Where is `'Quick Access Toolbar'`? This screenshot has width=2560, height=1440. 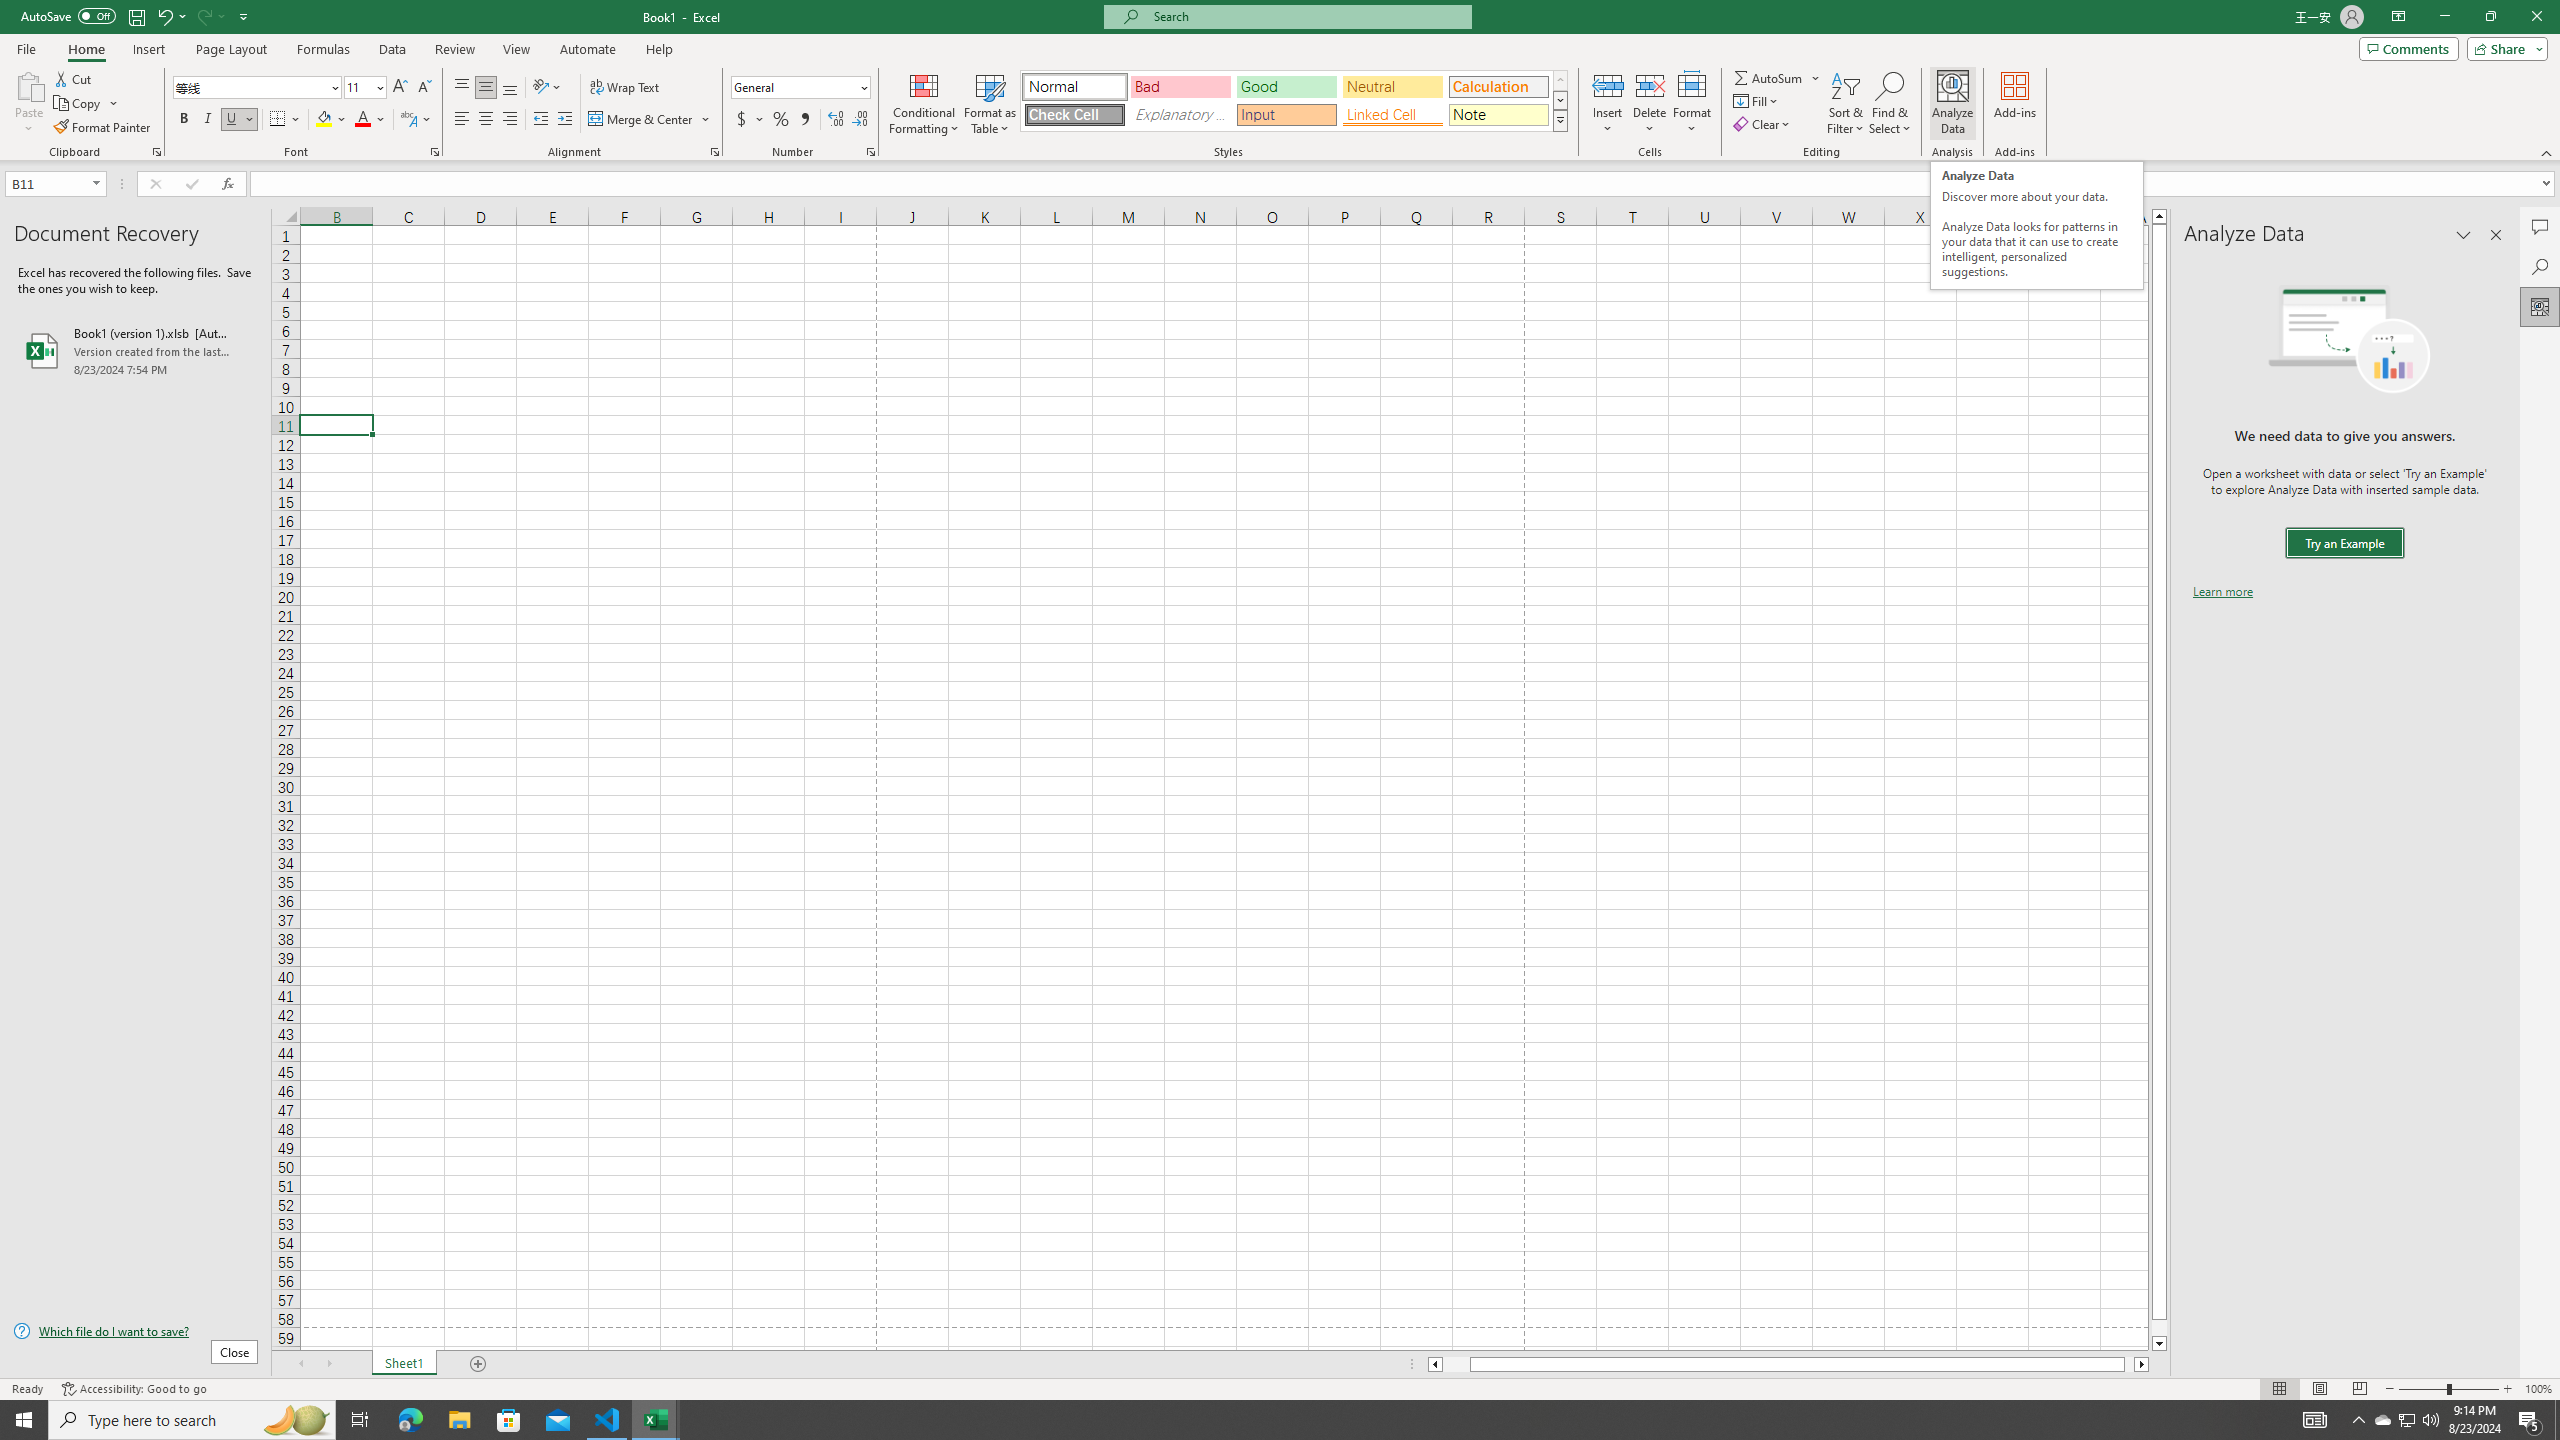
'Quick Access Toolbar' is located at coordinates (135, 16).